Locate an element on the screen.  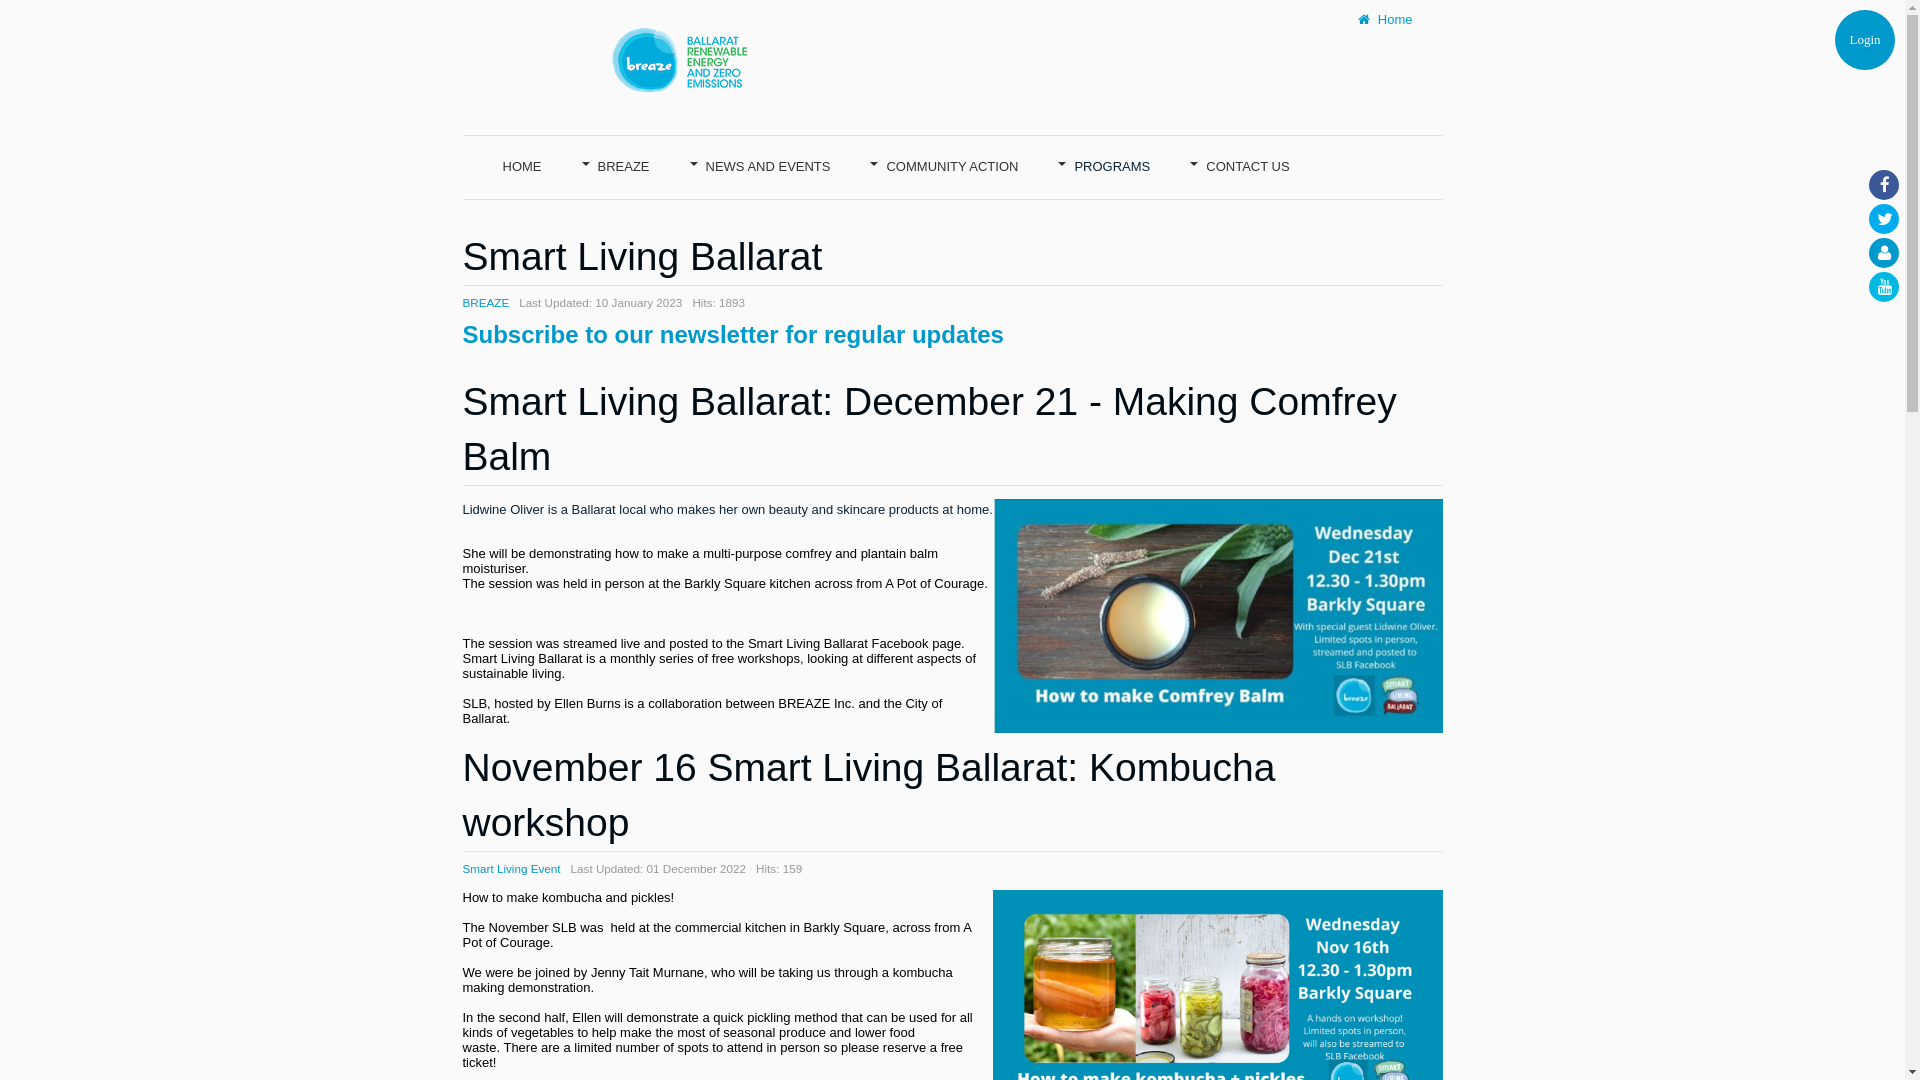
'Home' is located at coordinates (1384, 19).